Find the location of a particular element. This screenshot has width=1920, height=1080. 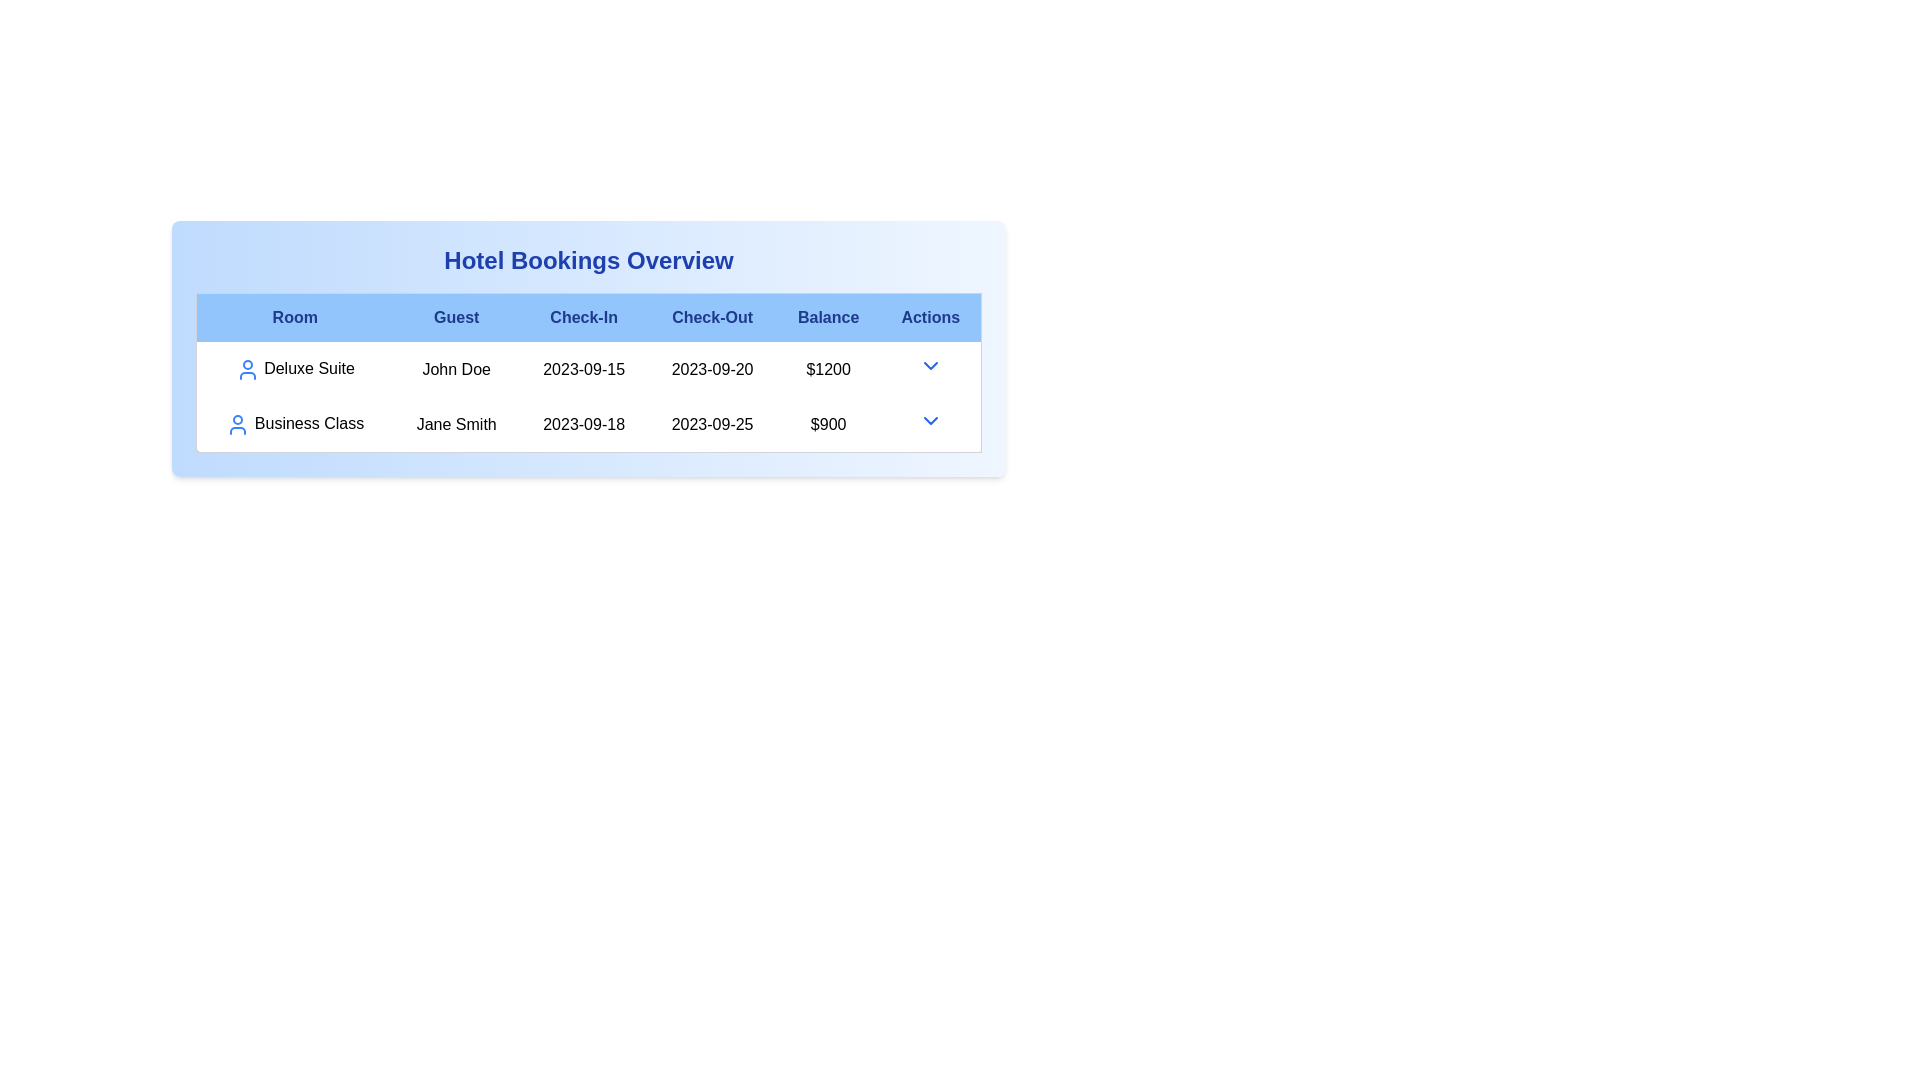

arrow button in the Actions column for the row corresponding to Business Class is located at coordinates (929, 419).